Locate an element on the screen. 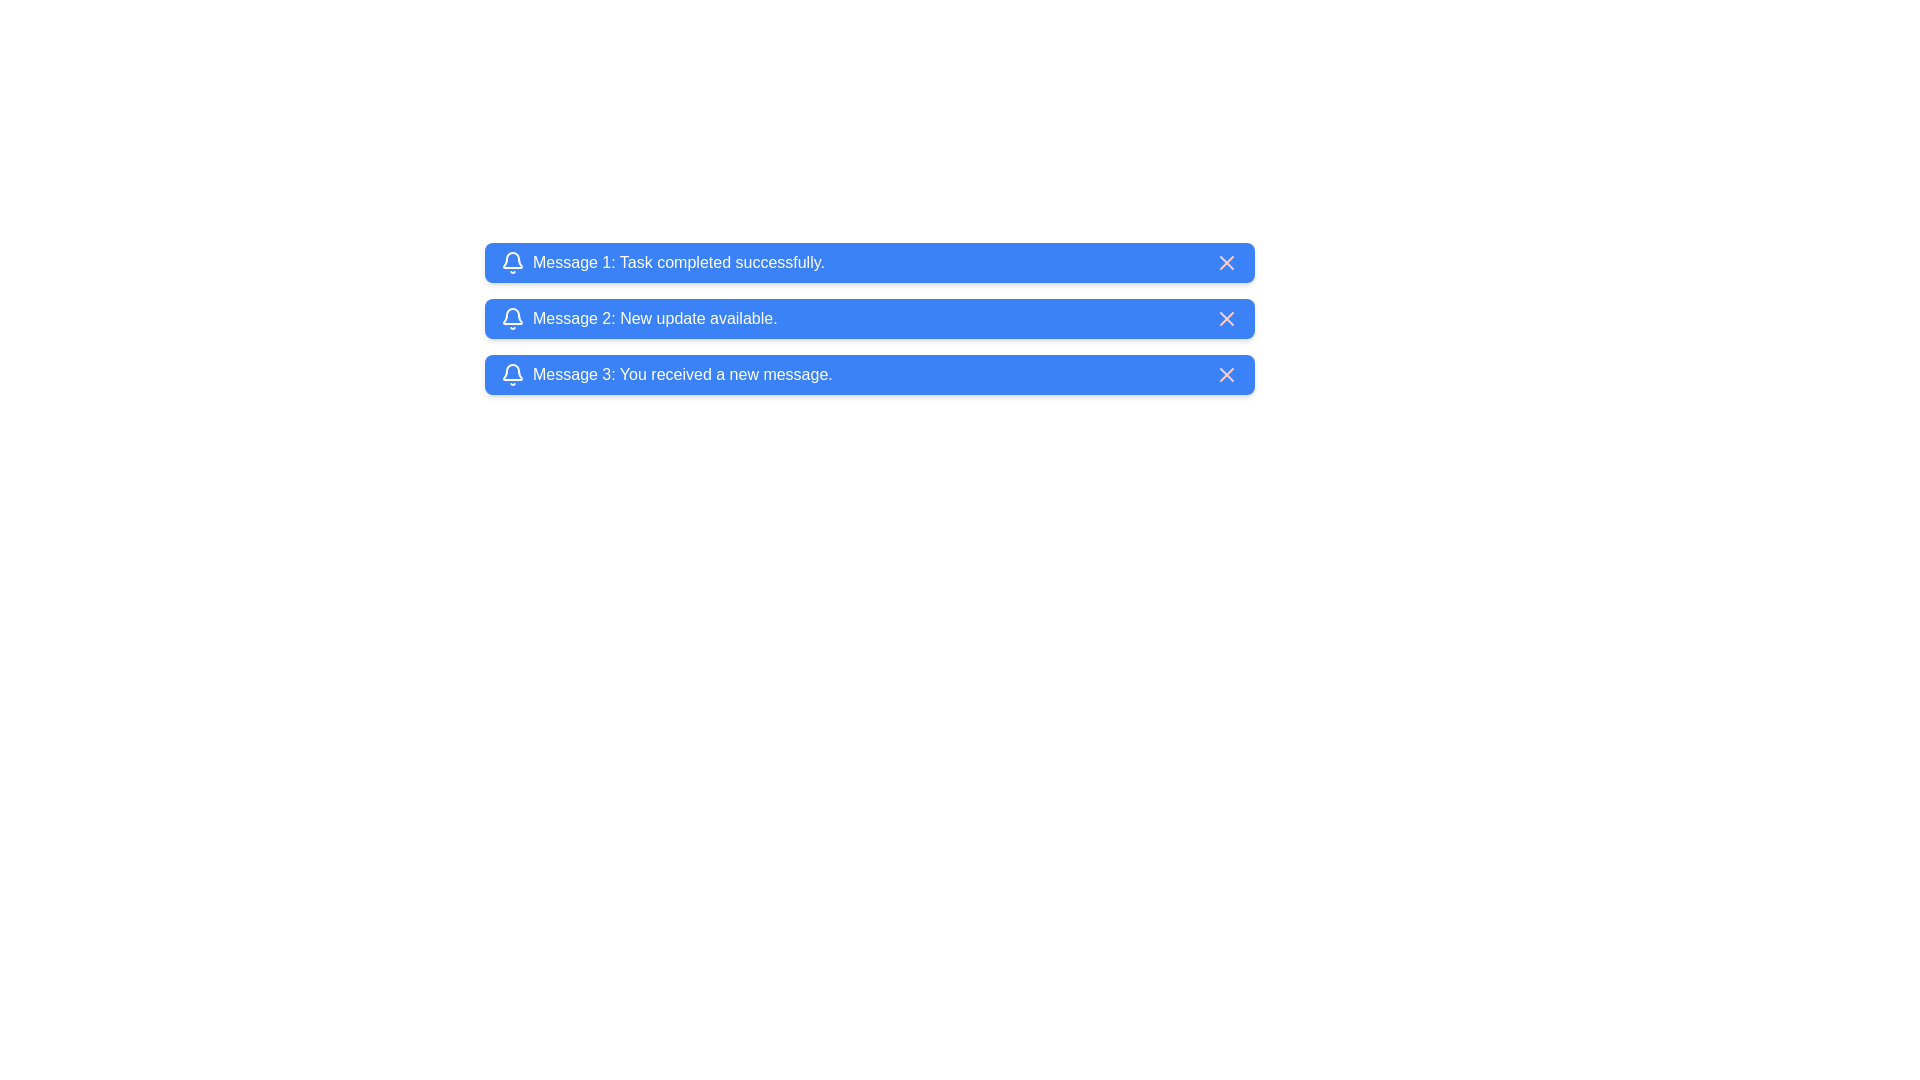 Image resolution: width=1920 pixels, height=1080 pixels. the red 'X' button located at the far-right of the blue notification box that displays the message 'Message 1: Task completed successfully' is located at coordinates (1226, 261).